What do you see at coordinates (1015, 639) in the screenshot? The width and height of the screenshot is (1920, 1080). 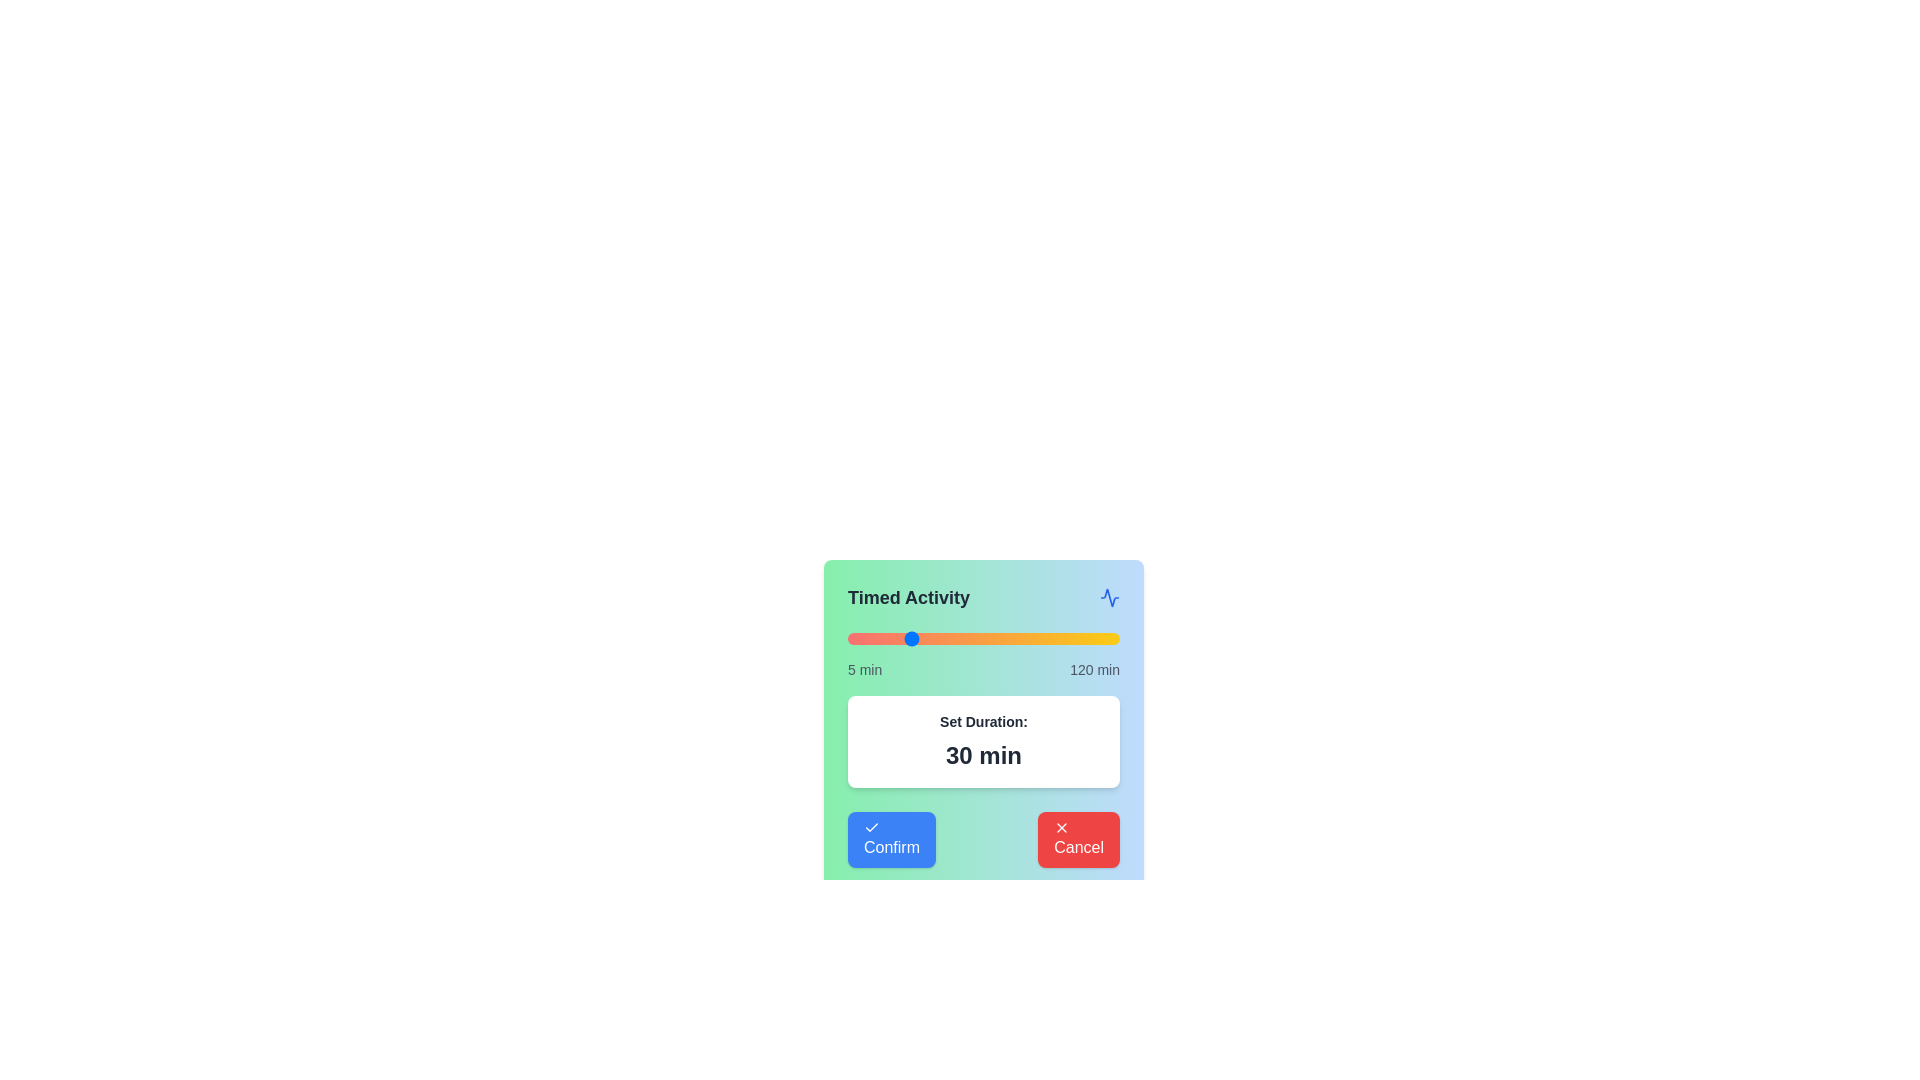 I see `the slider to set the activity duration to 76 minutes` at bounding box center [1015, 639].